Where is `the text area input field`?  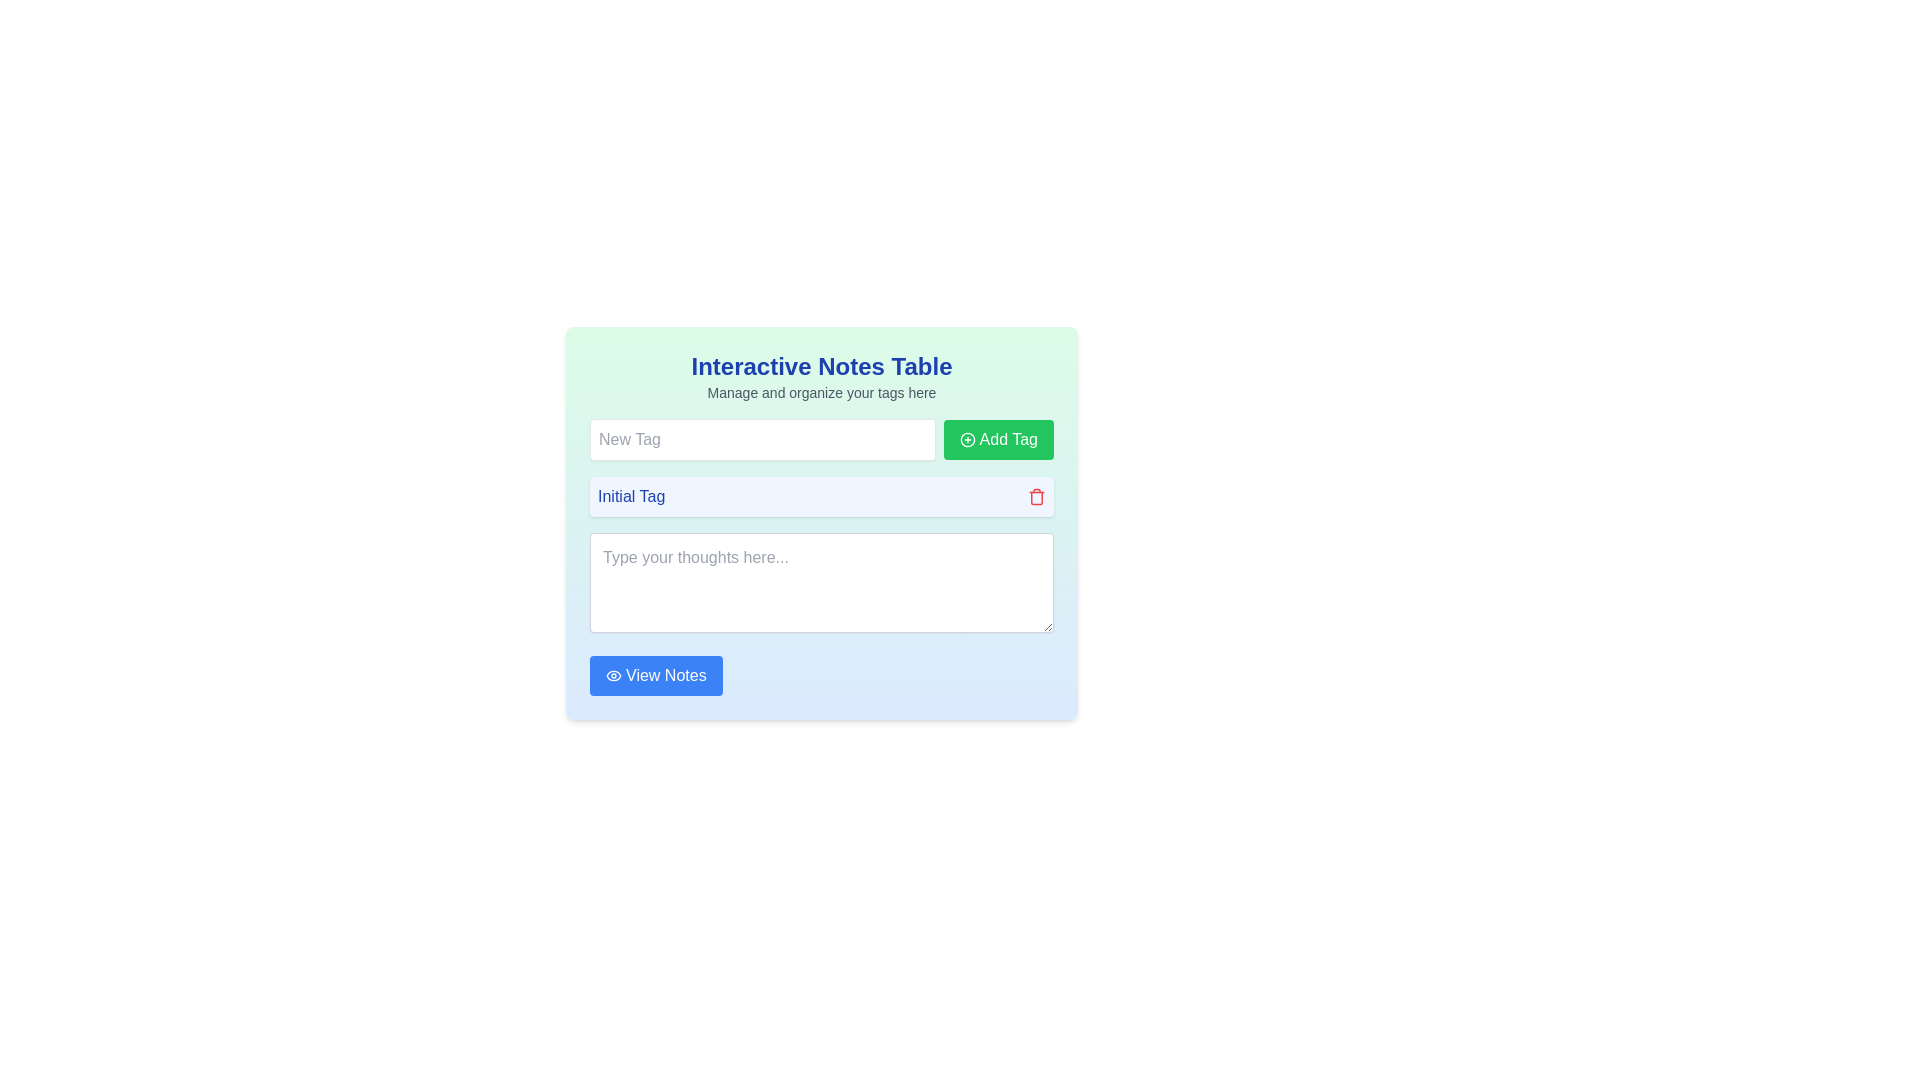 the text area input field is located at coordinates (821, 582).